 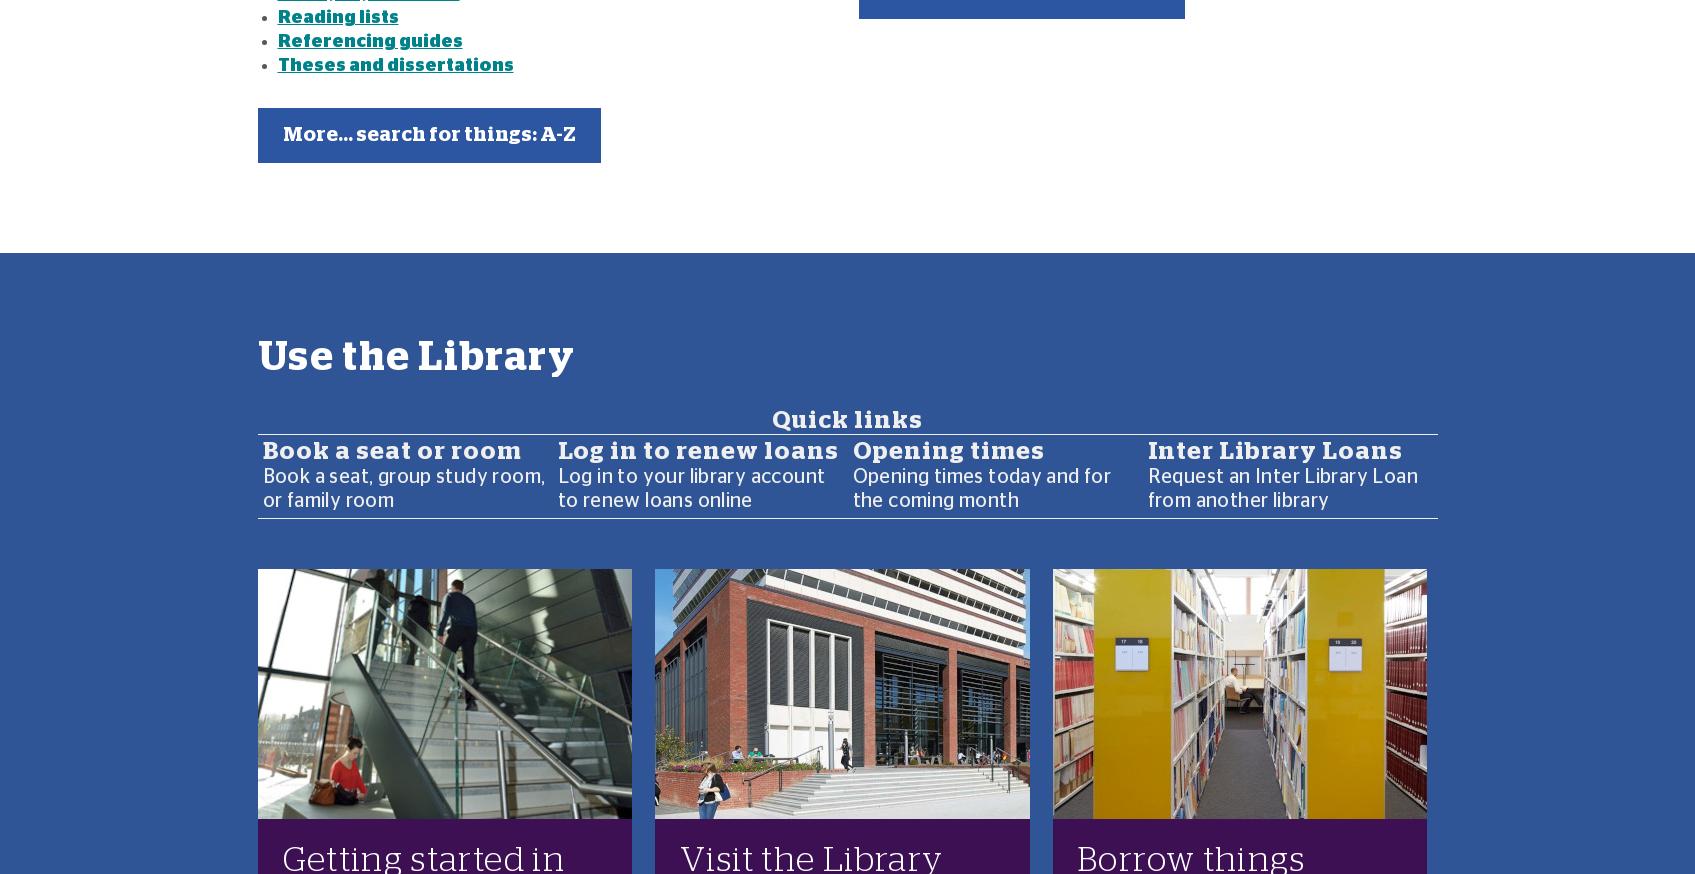 What do you see at coordinates (318, 302) in the screenshot?
I see `'Library Café'` at bounding box center [318, 302].